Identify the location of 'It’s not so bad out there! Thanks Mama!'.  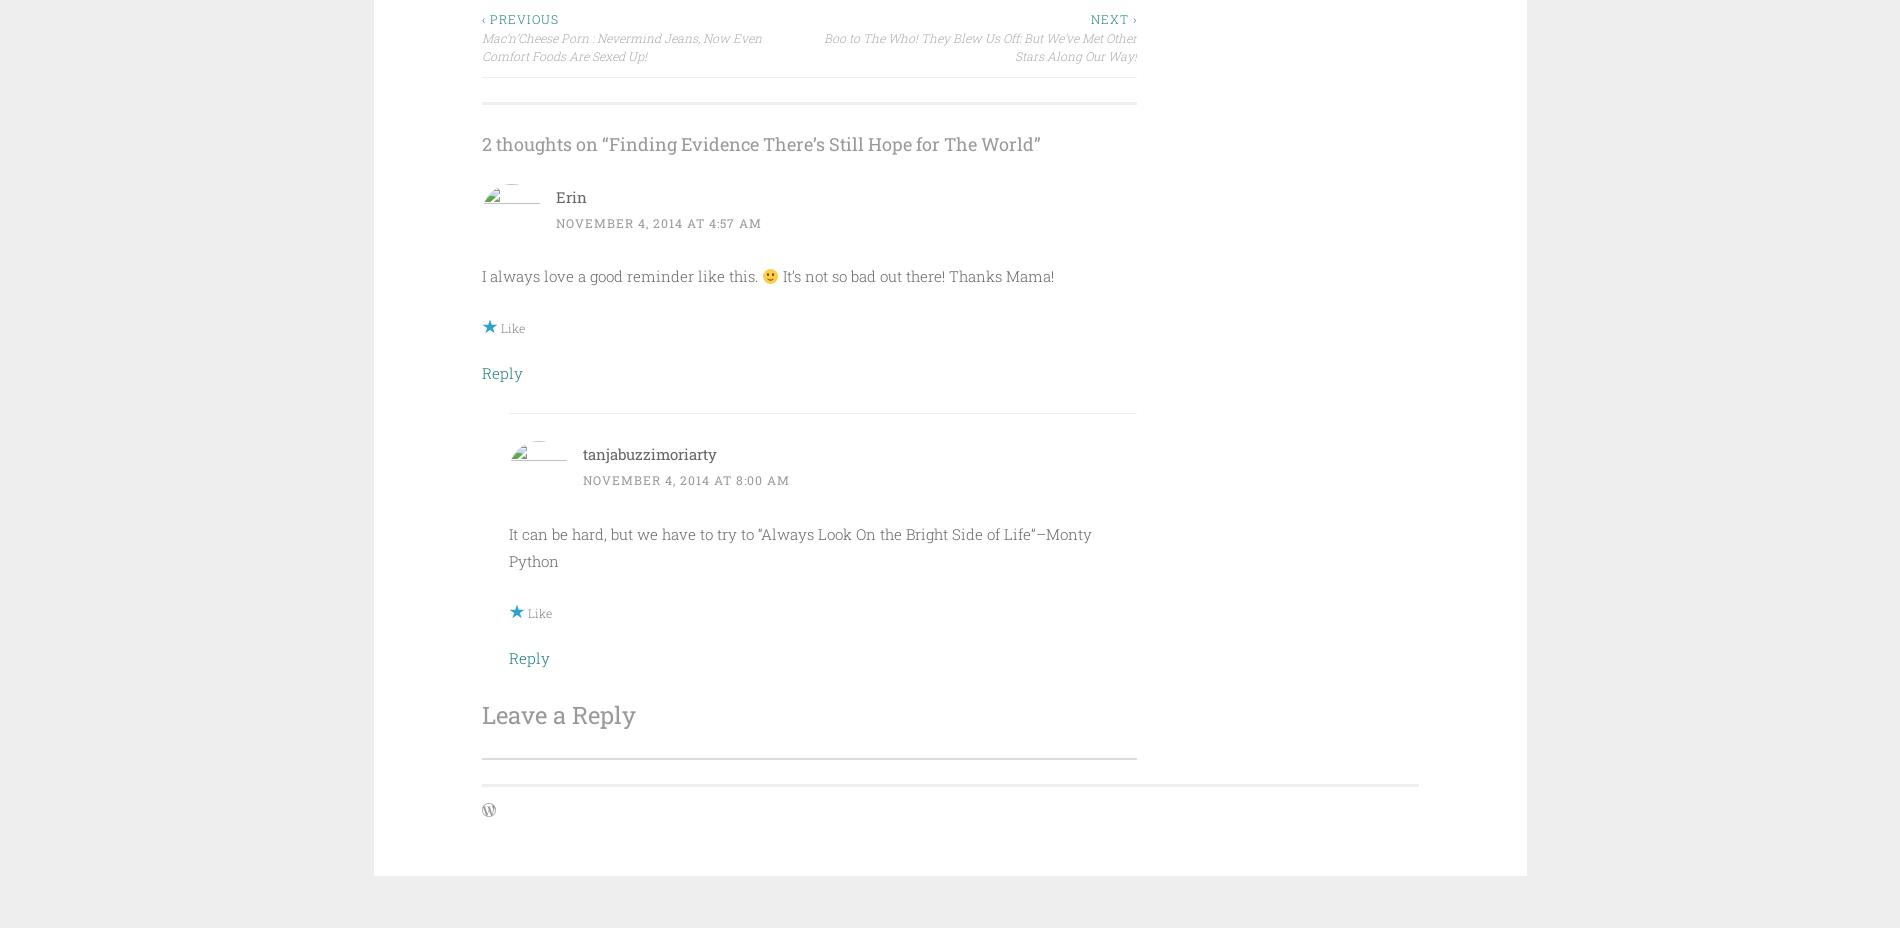
(777, 274).